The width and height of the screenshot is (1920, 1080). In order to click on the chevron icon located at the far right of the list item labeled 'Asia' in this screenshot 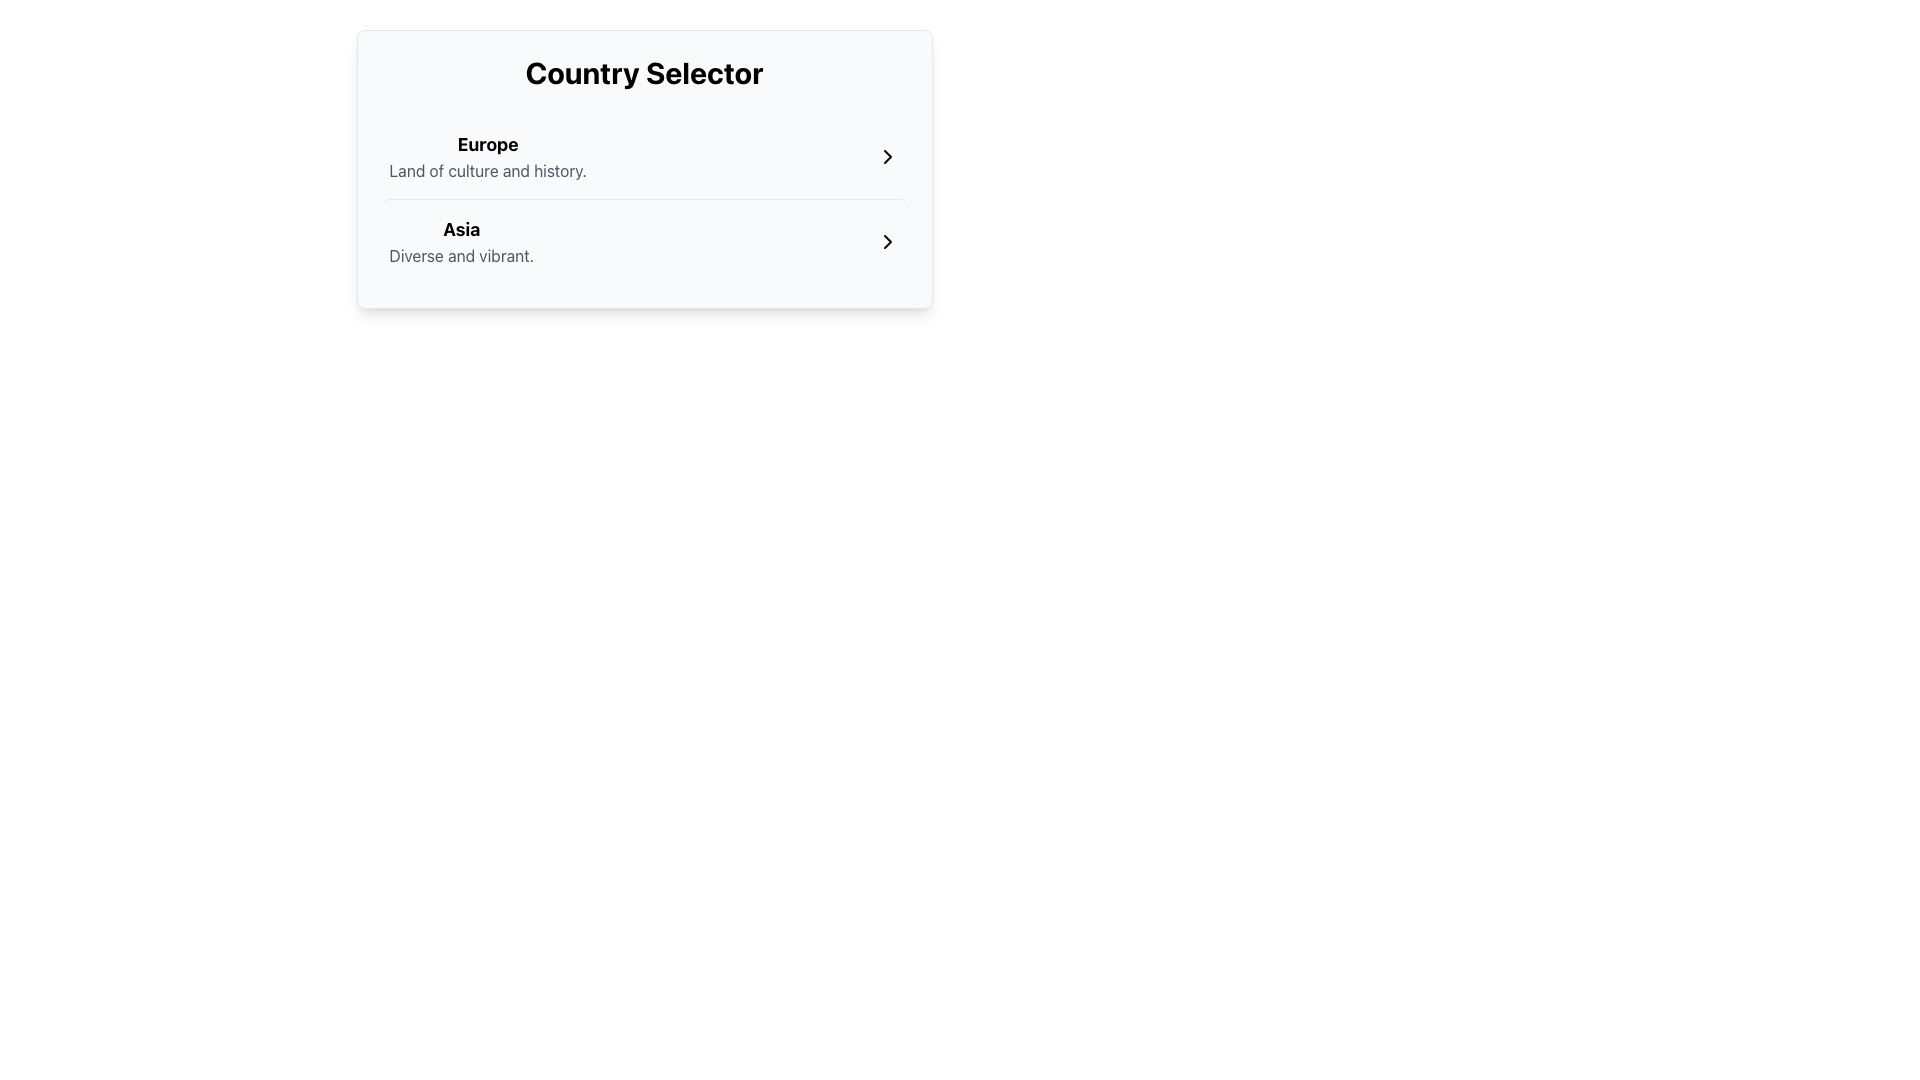, I will do `click(886, 241)`.